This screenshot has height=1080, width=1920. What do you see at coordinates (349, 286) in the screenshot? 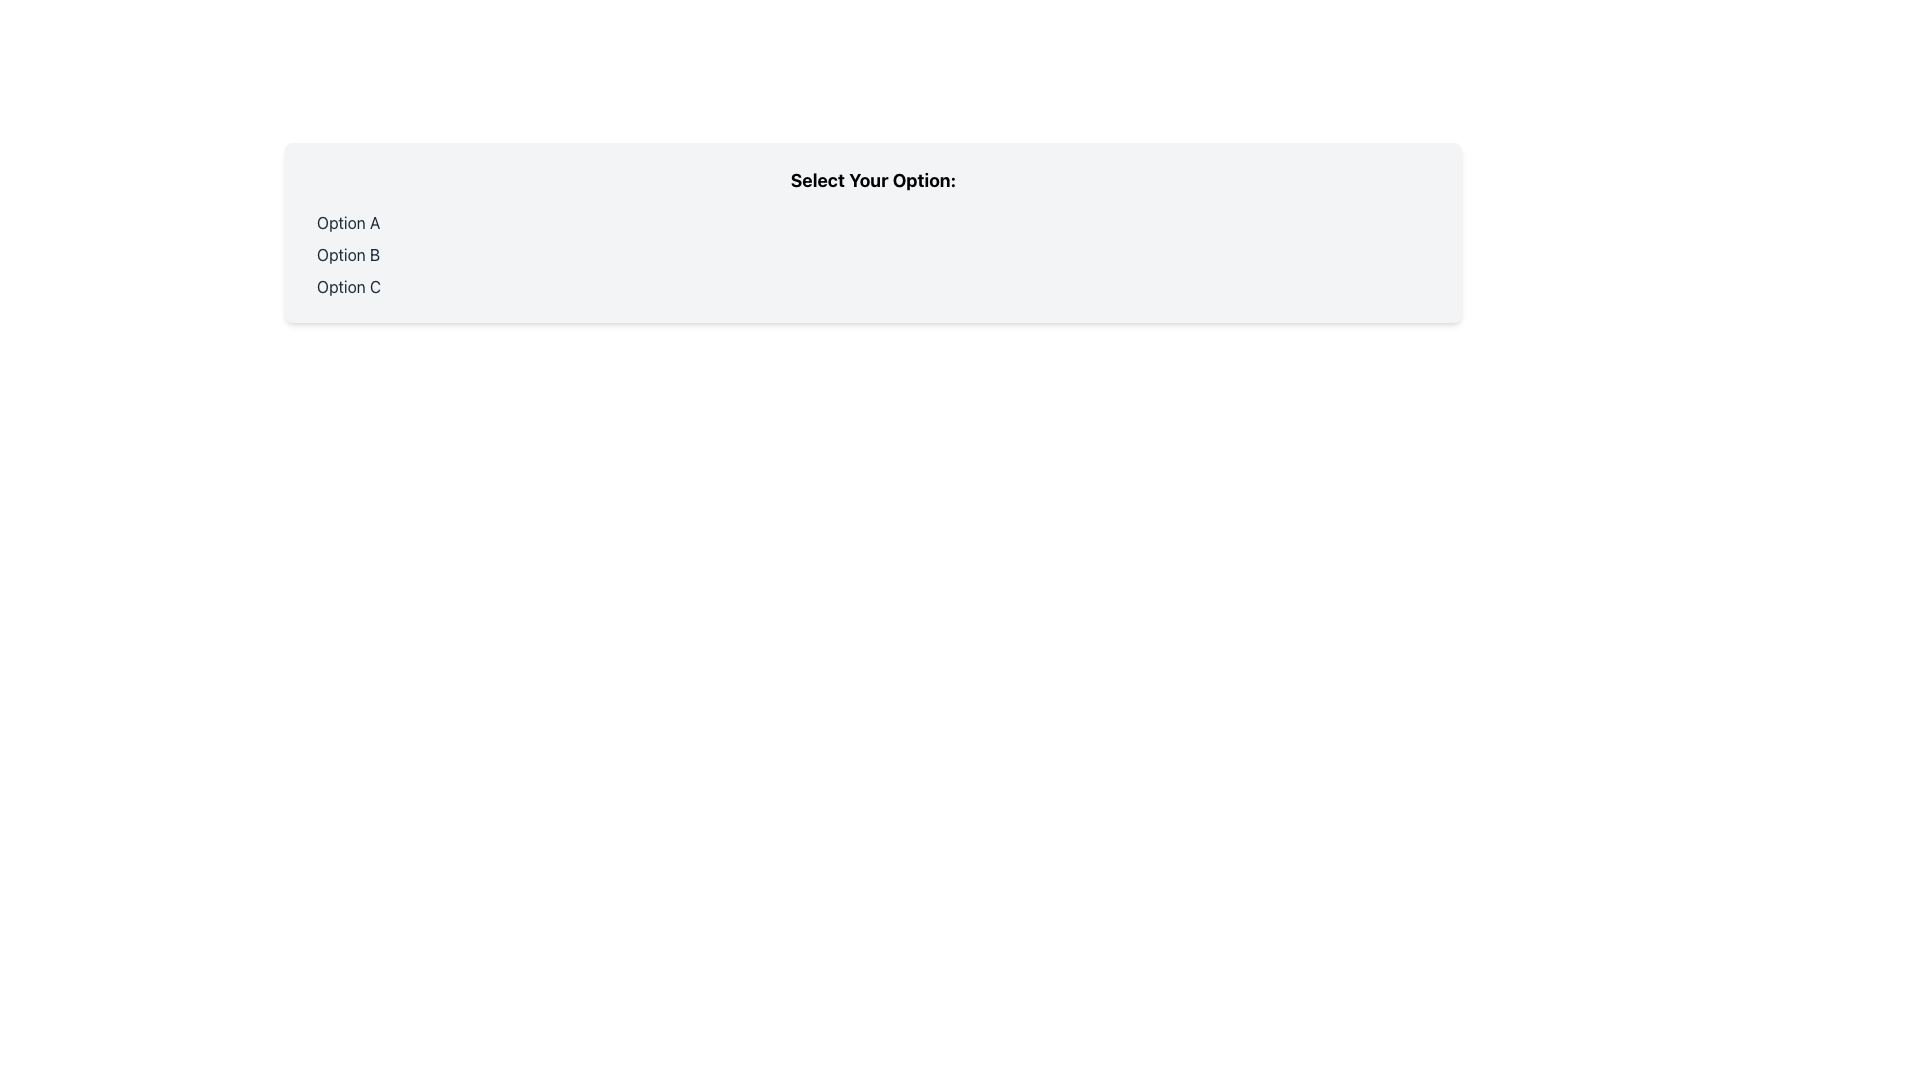
I see `the text label for the third selectable option in a vertical list, which is positioned under 'Option A' and 'Option B'` at bounding box center [349, 286].